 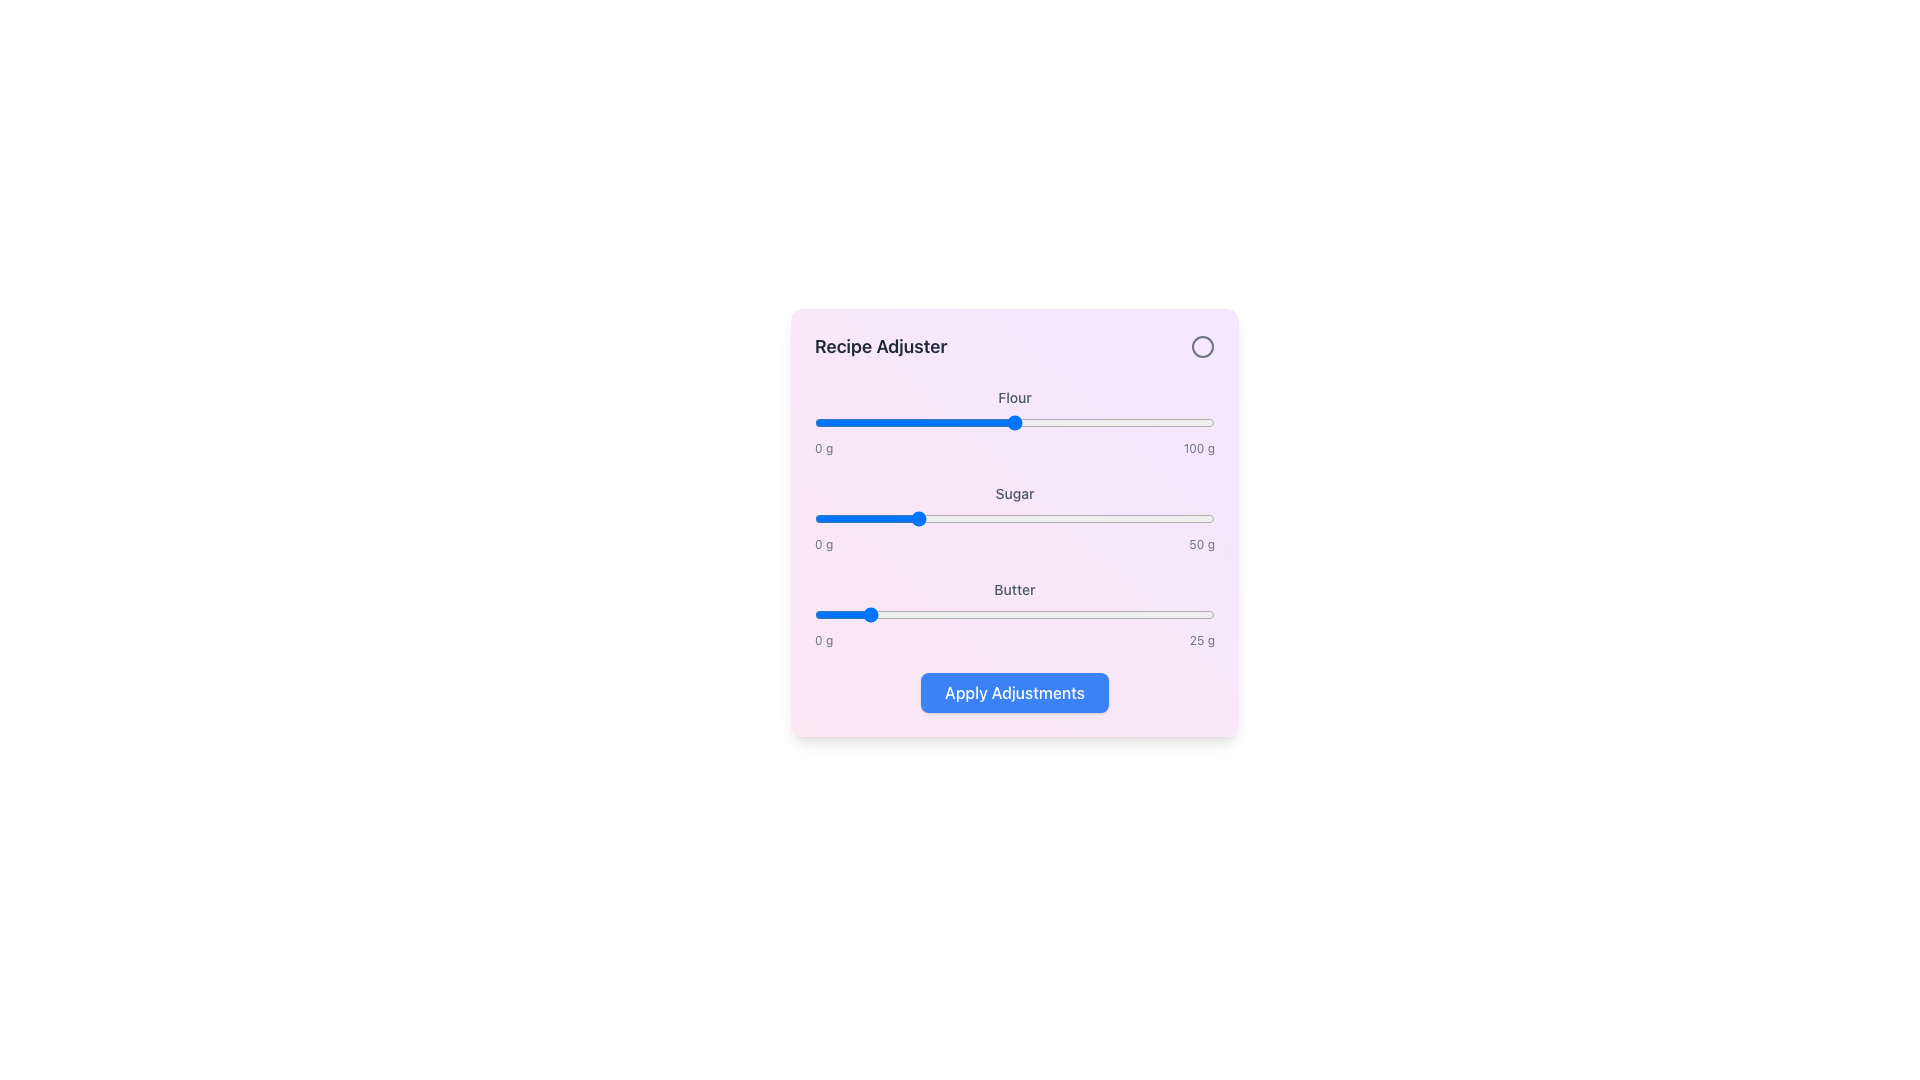 I want to click on the flour amount, so click(x=857, y=422).